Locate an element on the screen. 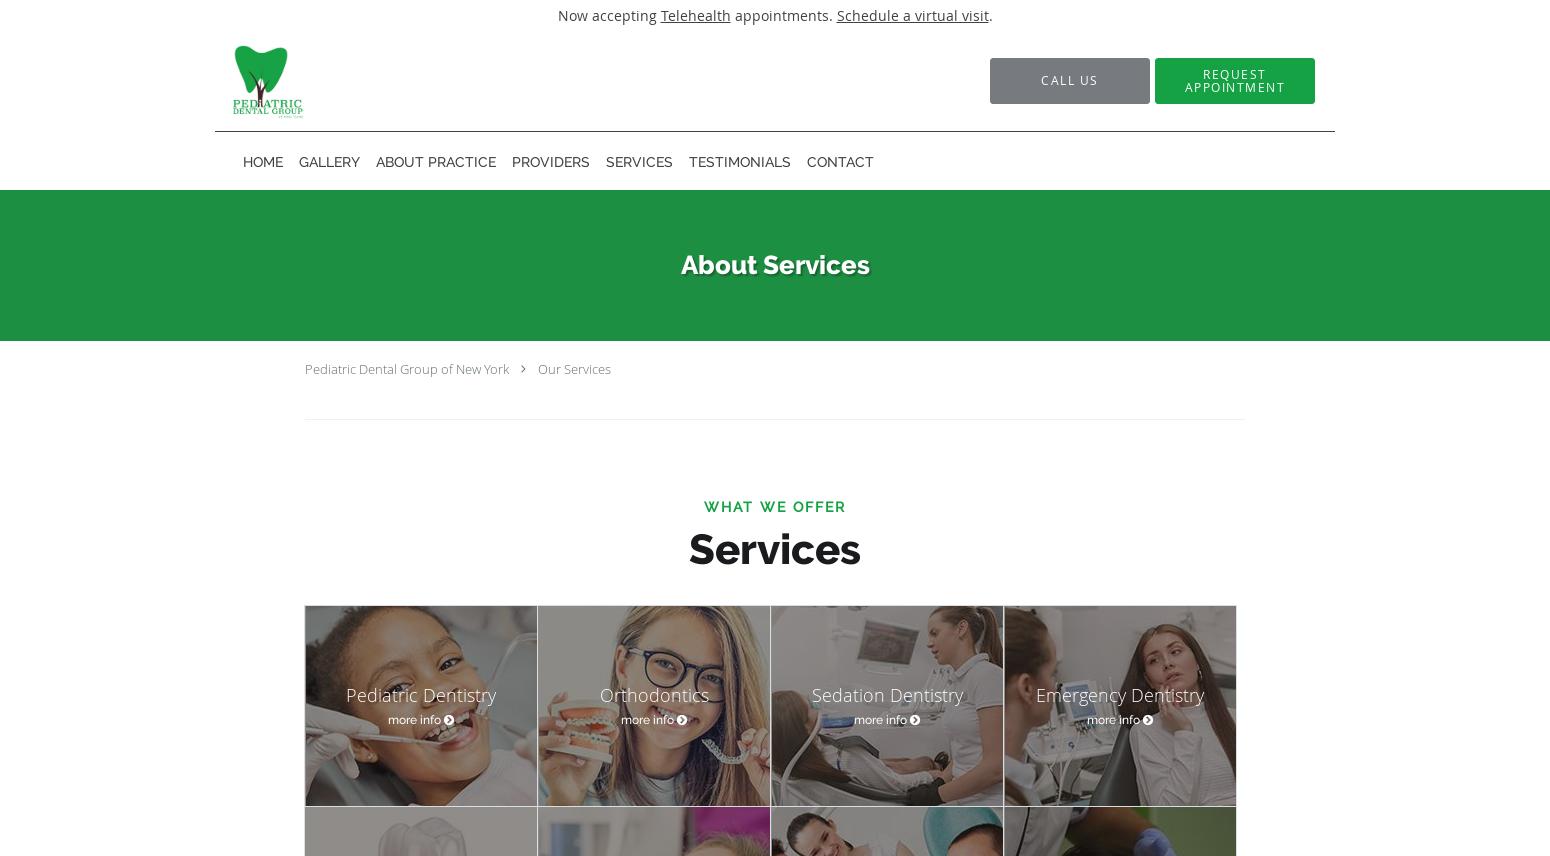 This screenshot has width=1550, height=856. 'Testimonials' is located at coordinates (687, 162).